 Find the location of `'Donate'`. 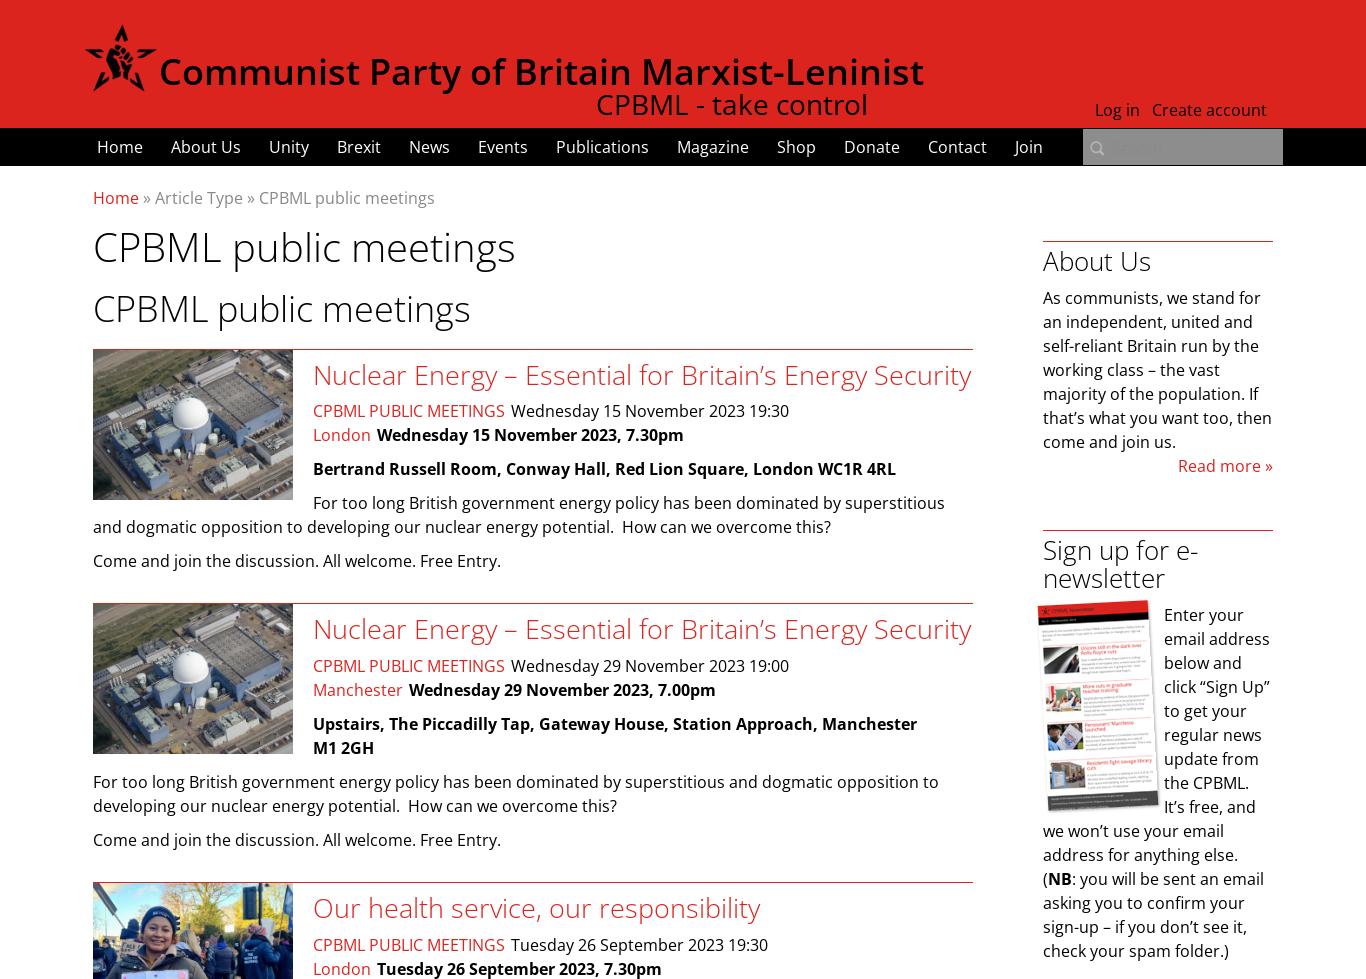

'Donate' is located at coordinates (871, 147).